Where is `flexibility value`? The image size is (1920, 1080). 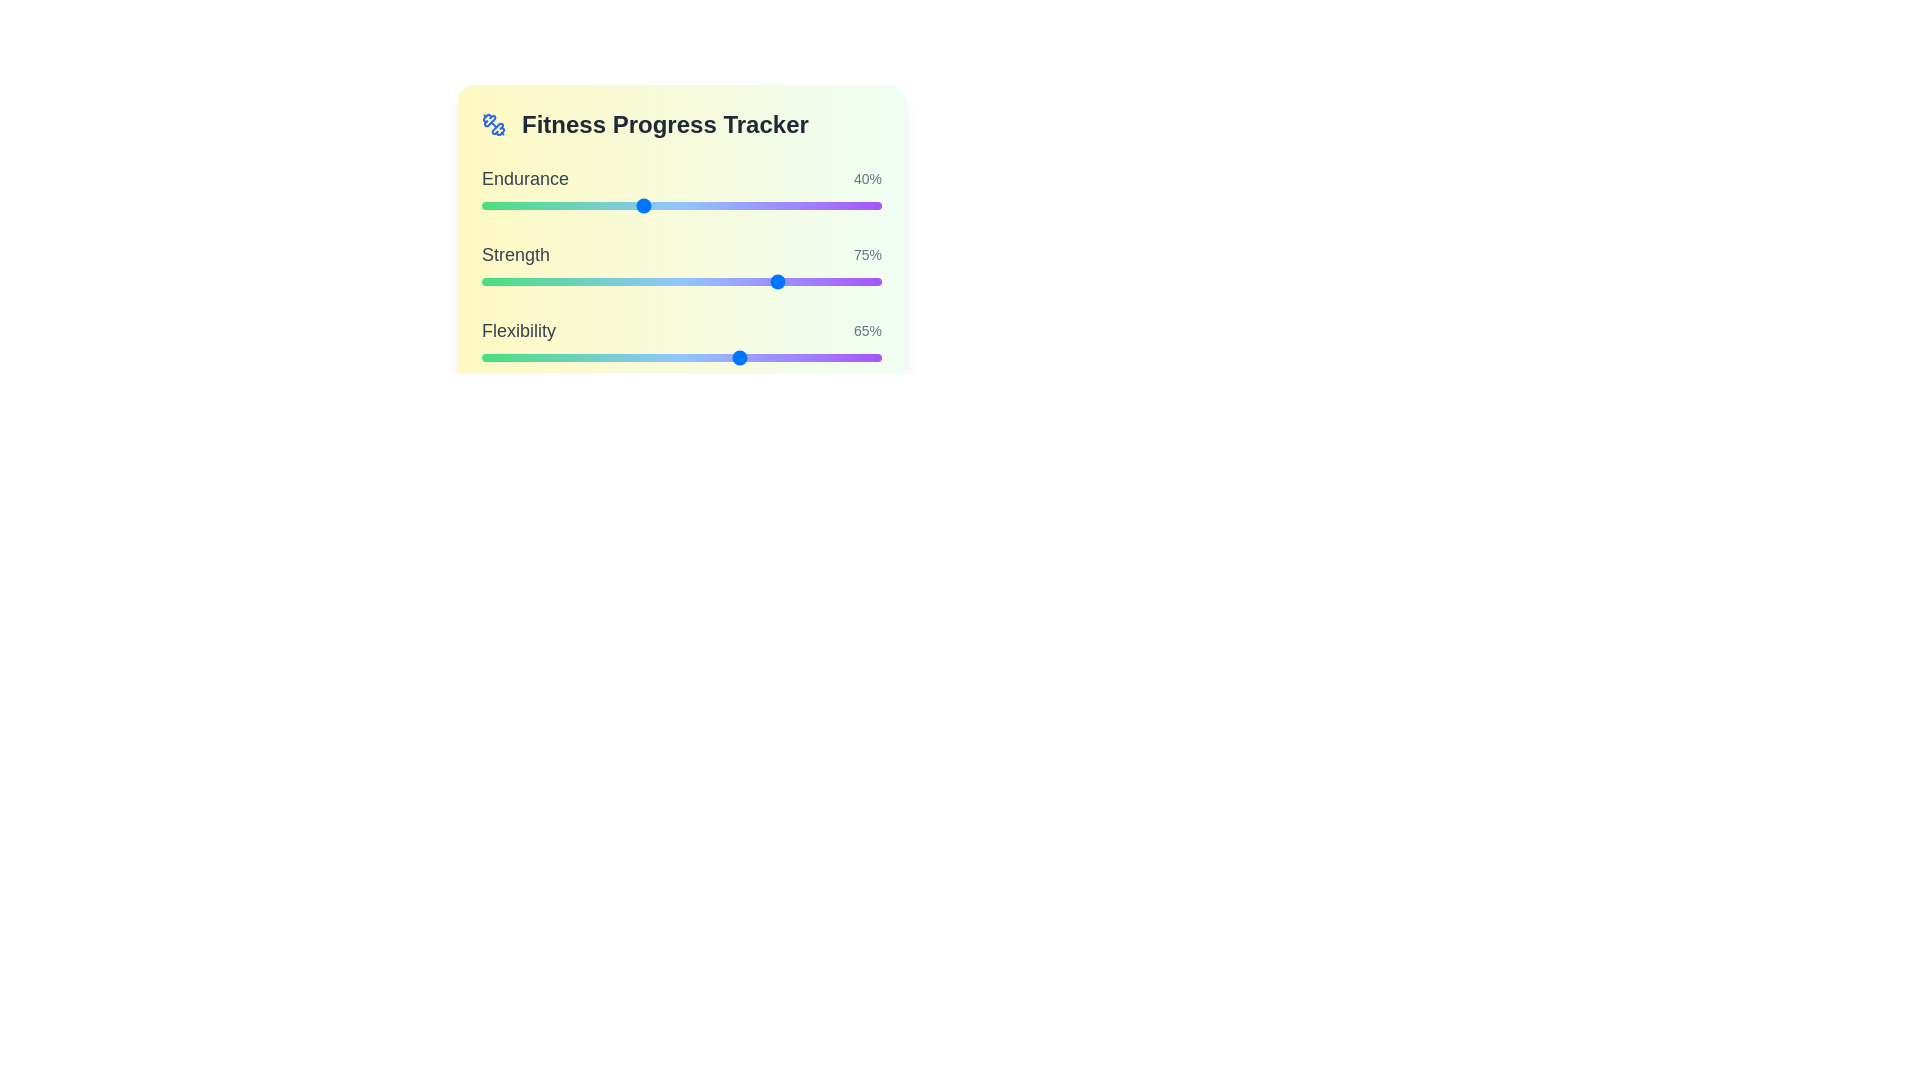 flexibility value is located at coordinates (714, 357).